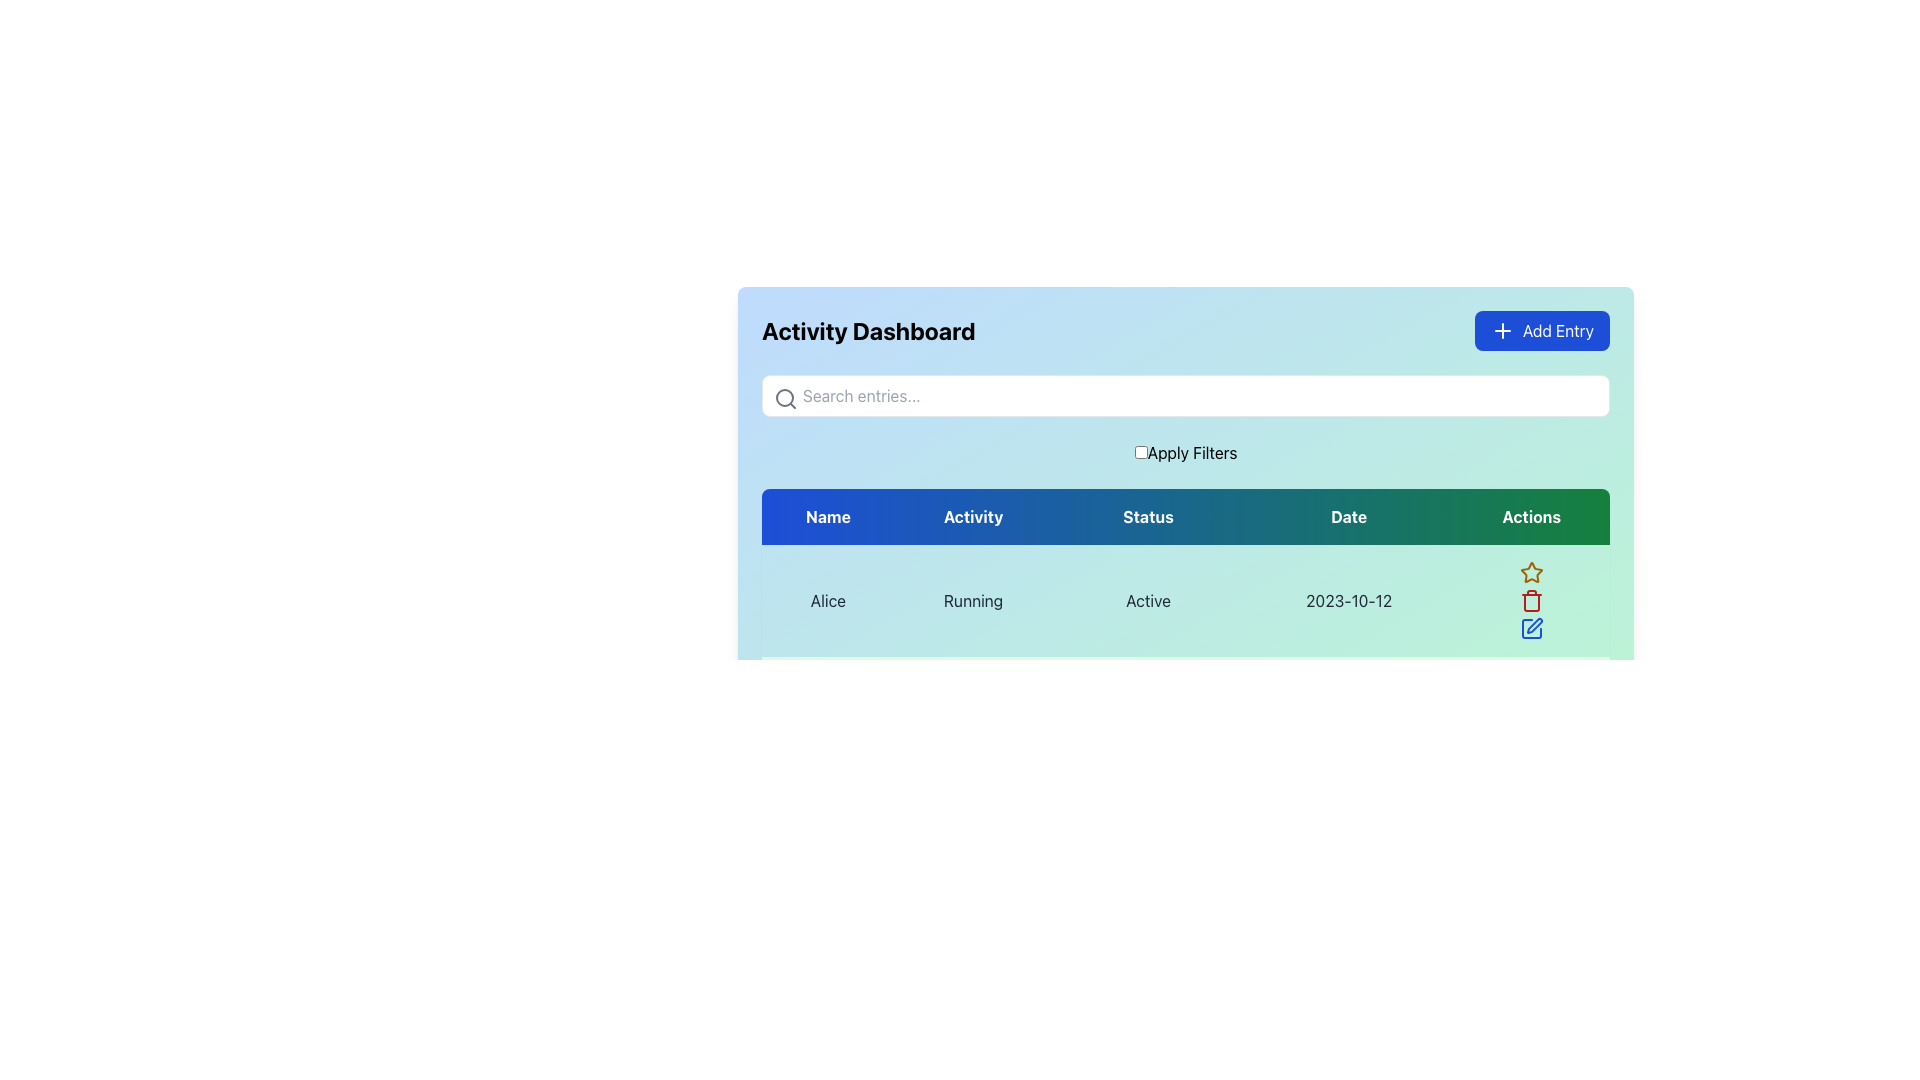  What do you see at coordinates (1530, 600) in the screenshot?
I see `the vertically arranged group of three interactive icons (yellow star, red trash bin, blue pencil) in the 'Actions' column of the table for the entry 'Alice'` at bounding box center [1530, 600].